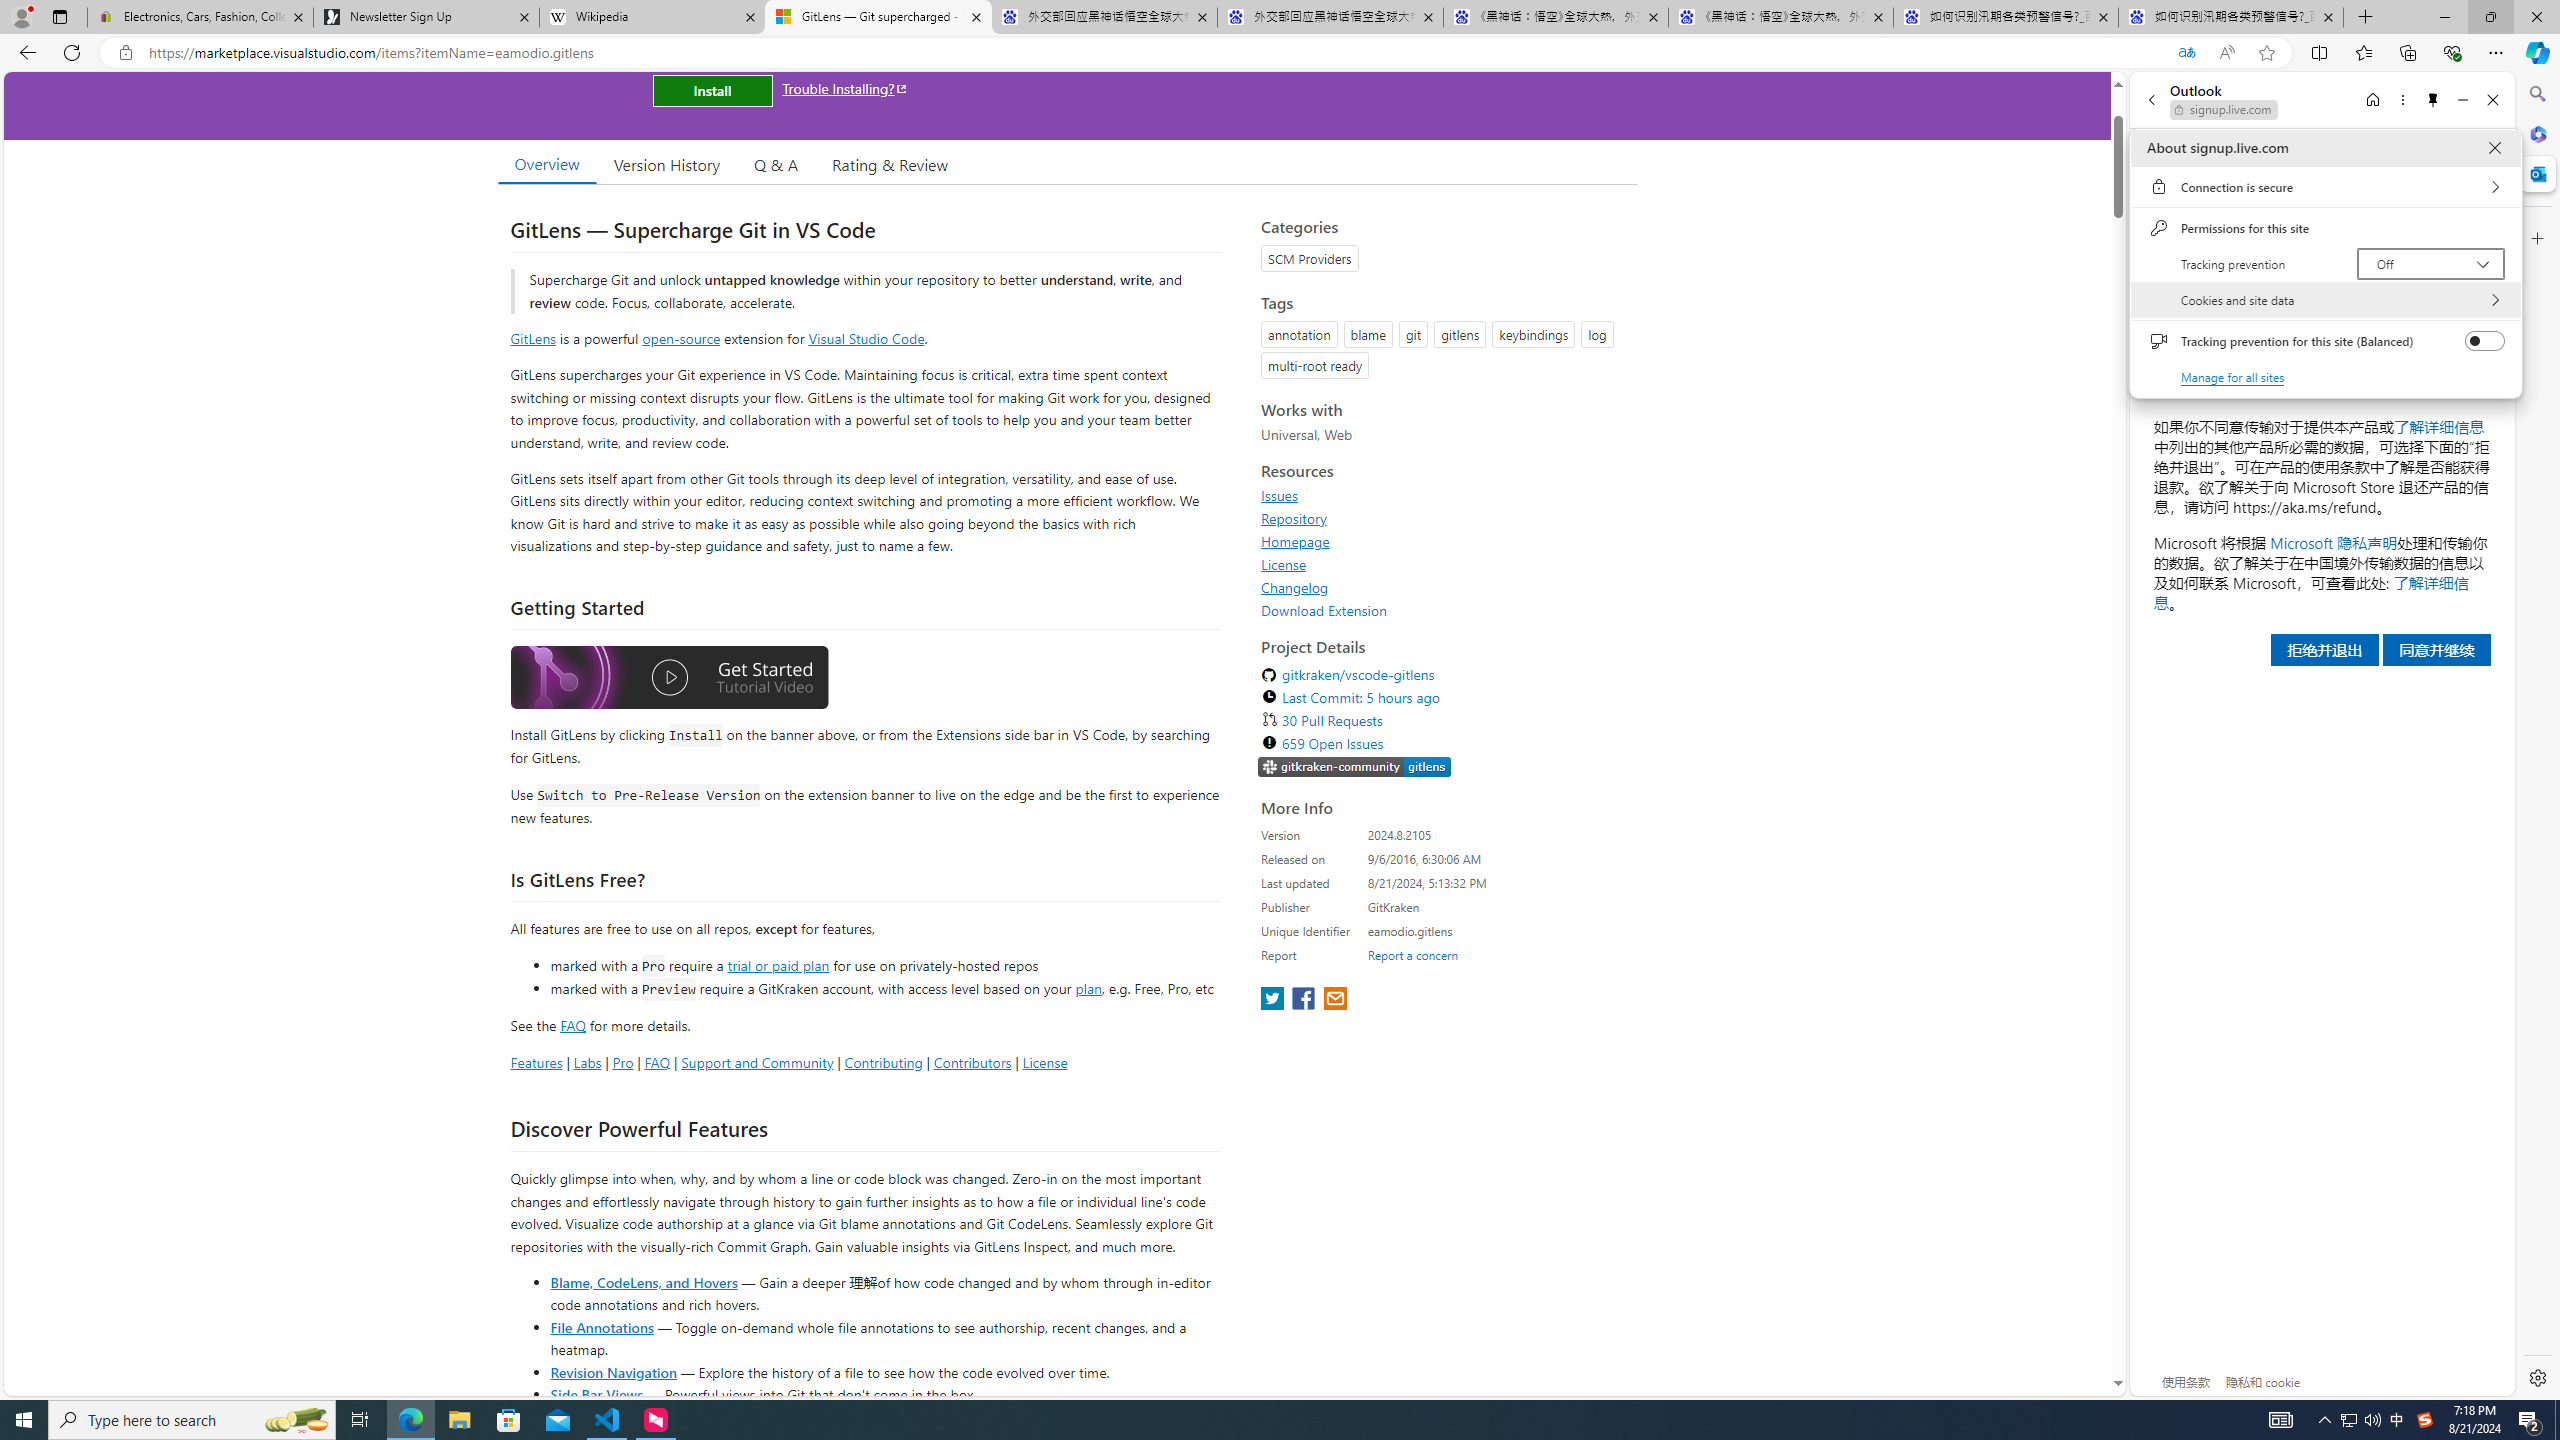 The height and width of the screenshot is (1440, 2560). Describe the element at coordinates (458, 1418) in the screenshot. I see `'File Explorer'` at that location.